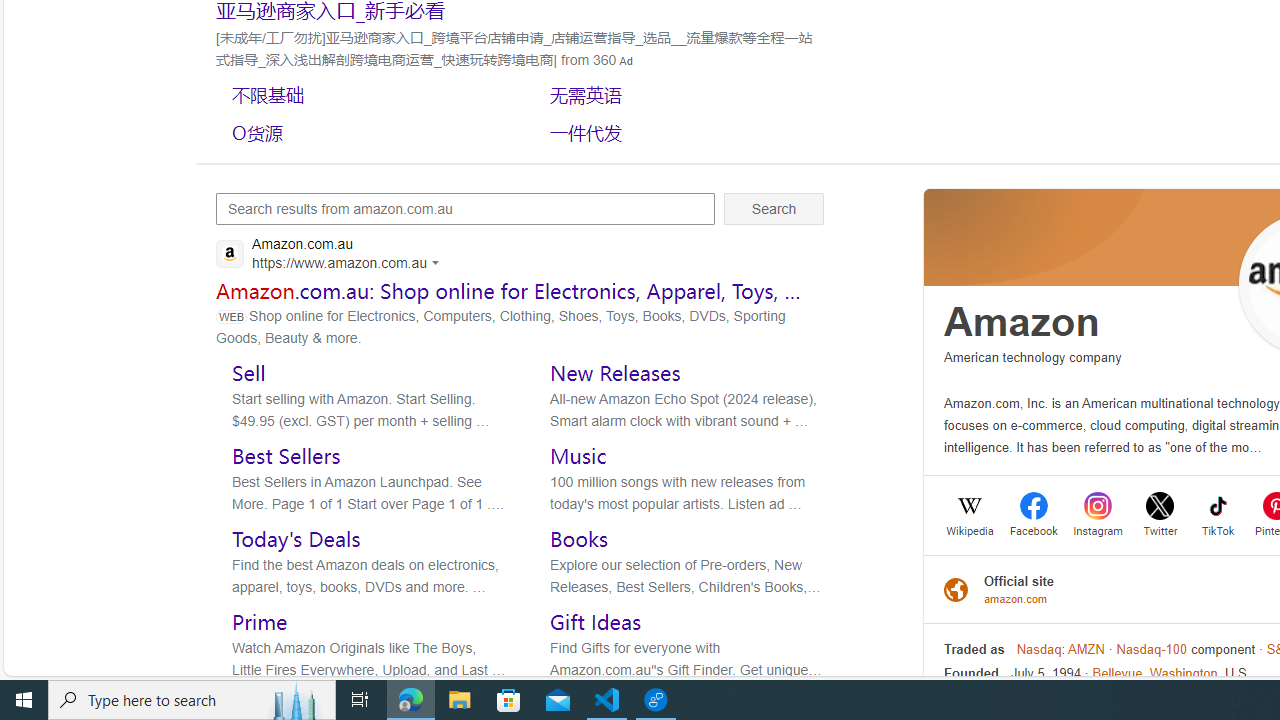  What do you see at coordinates (333, 254) in the screenshot?
I see `'Amazon.com.au'` at bounding box center [333, 254].